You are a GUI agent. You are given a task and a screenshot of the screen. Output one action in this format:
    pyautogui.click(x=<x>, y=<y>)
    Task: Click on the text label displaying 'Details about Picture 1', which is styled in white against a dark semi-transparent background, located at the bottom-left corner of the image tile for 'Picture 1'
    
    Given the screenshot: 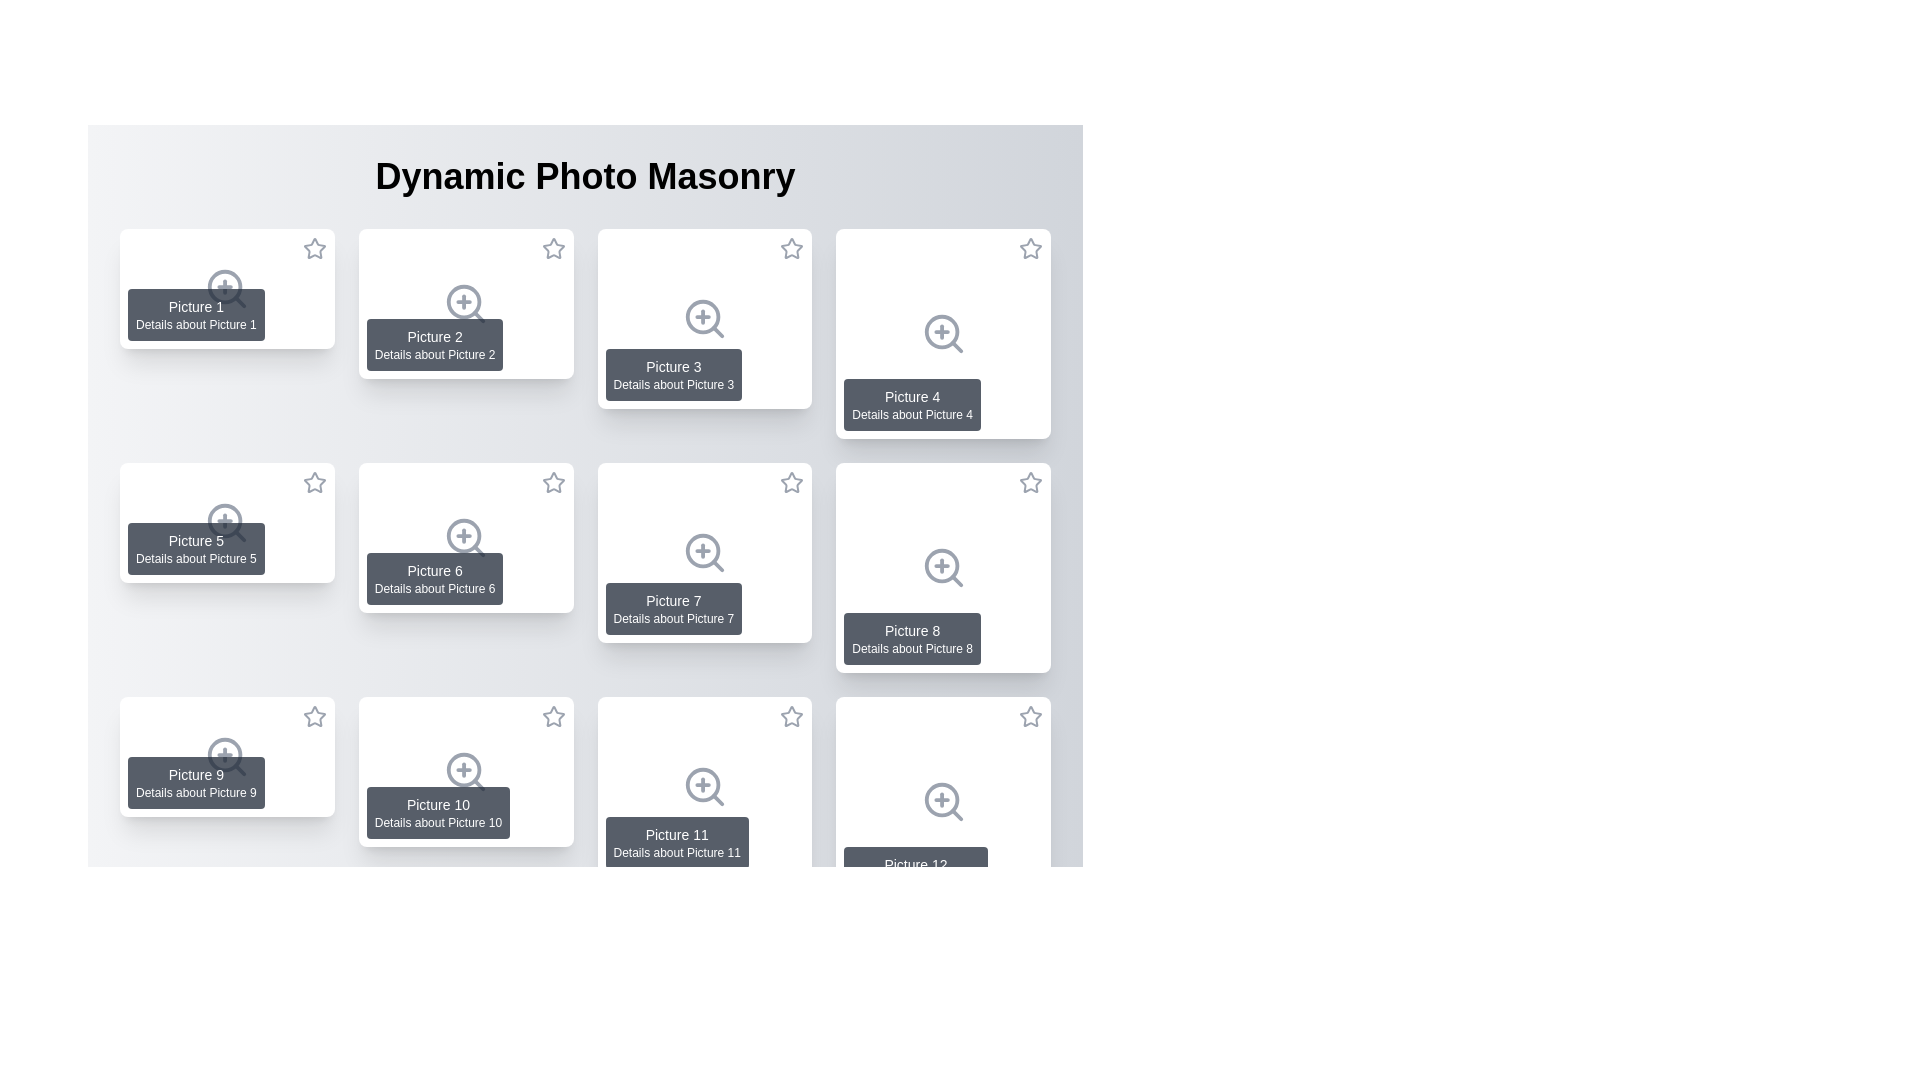 What is the action you would take?
    pyautogui.click(x=196, y=323)
    